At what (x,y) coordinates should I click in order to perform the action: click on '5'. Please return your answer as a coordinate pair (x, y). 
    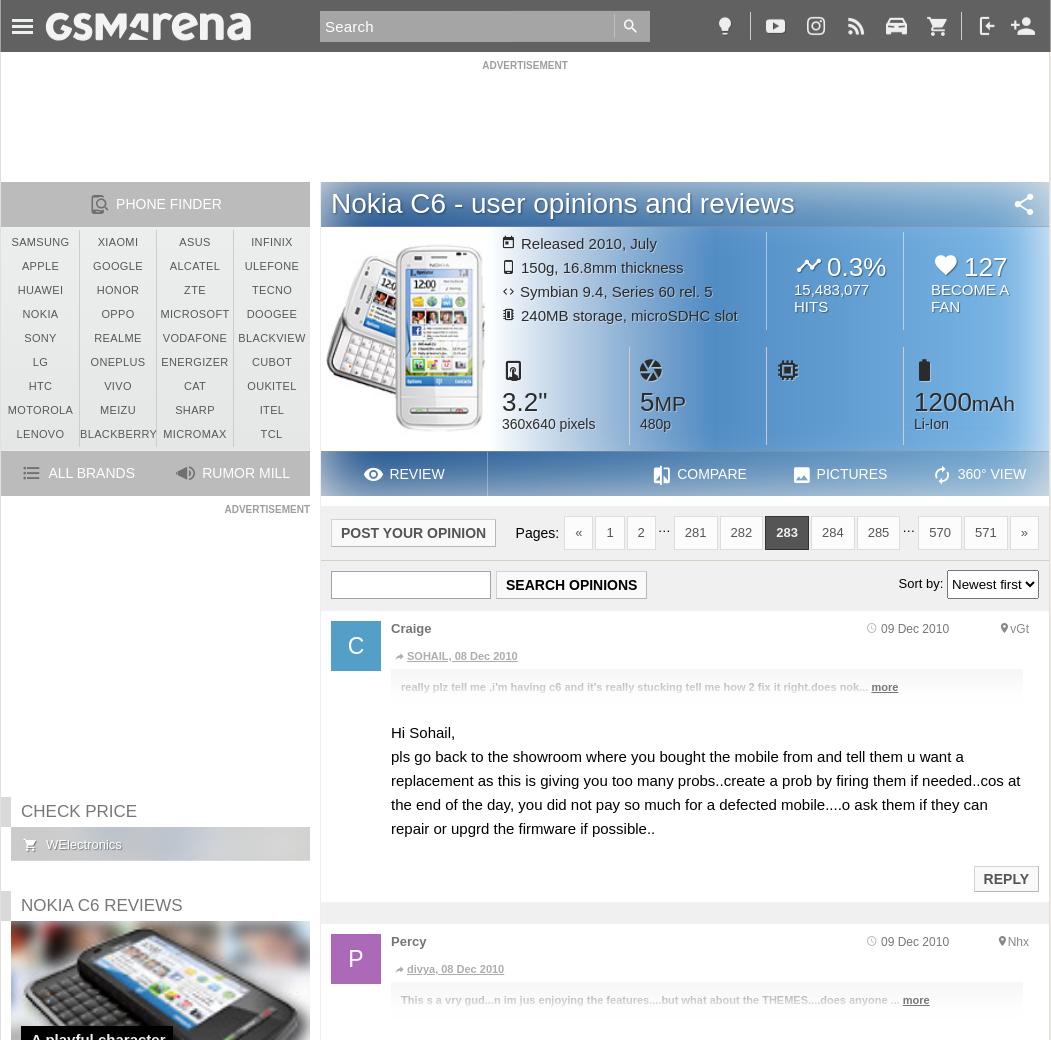
    Looking at the image, I should click on (638, 401).